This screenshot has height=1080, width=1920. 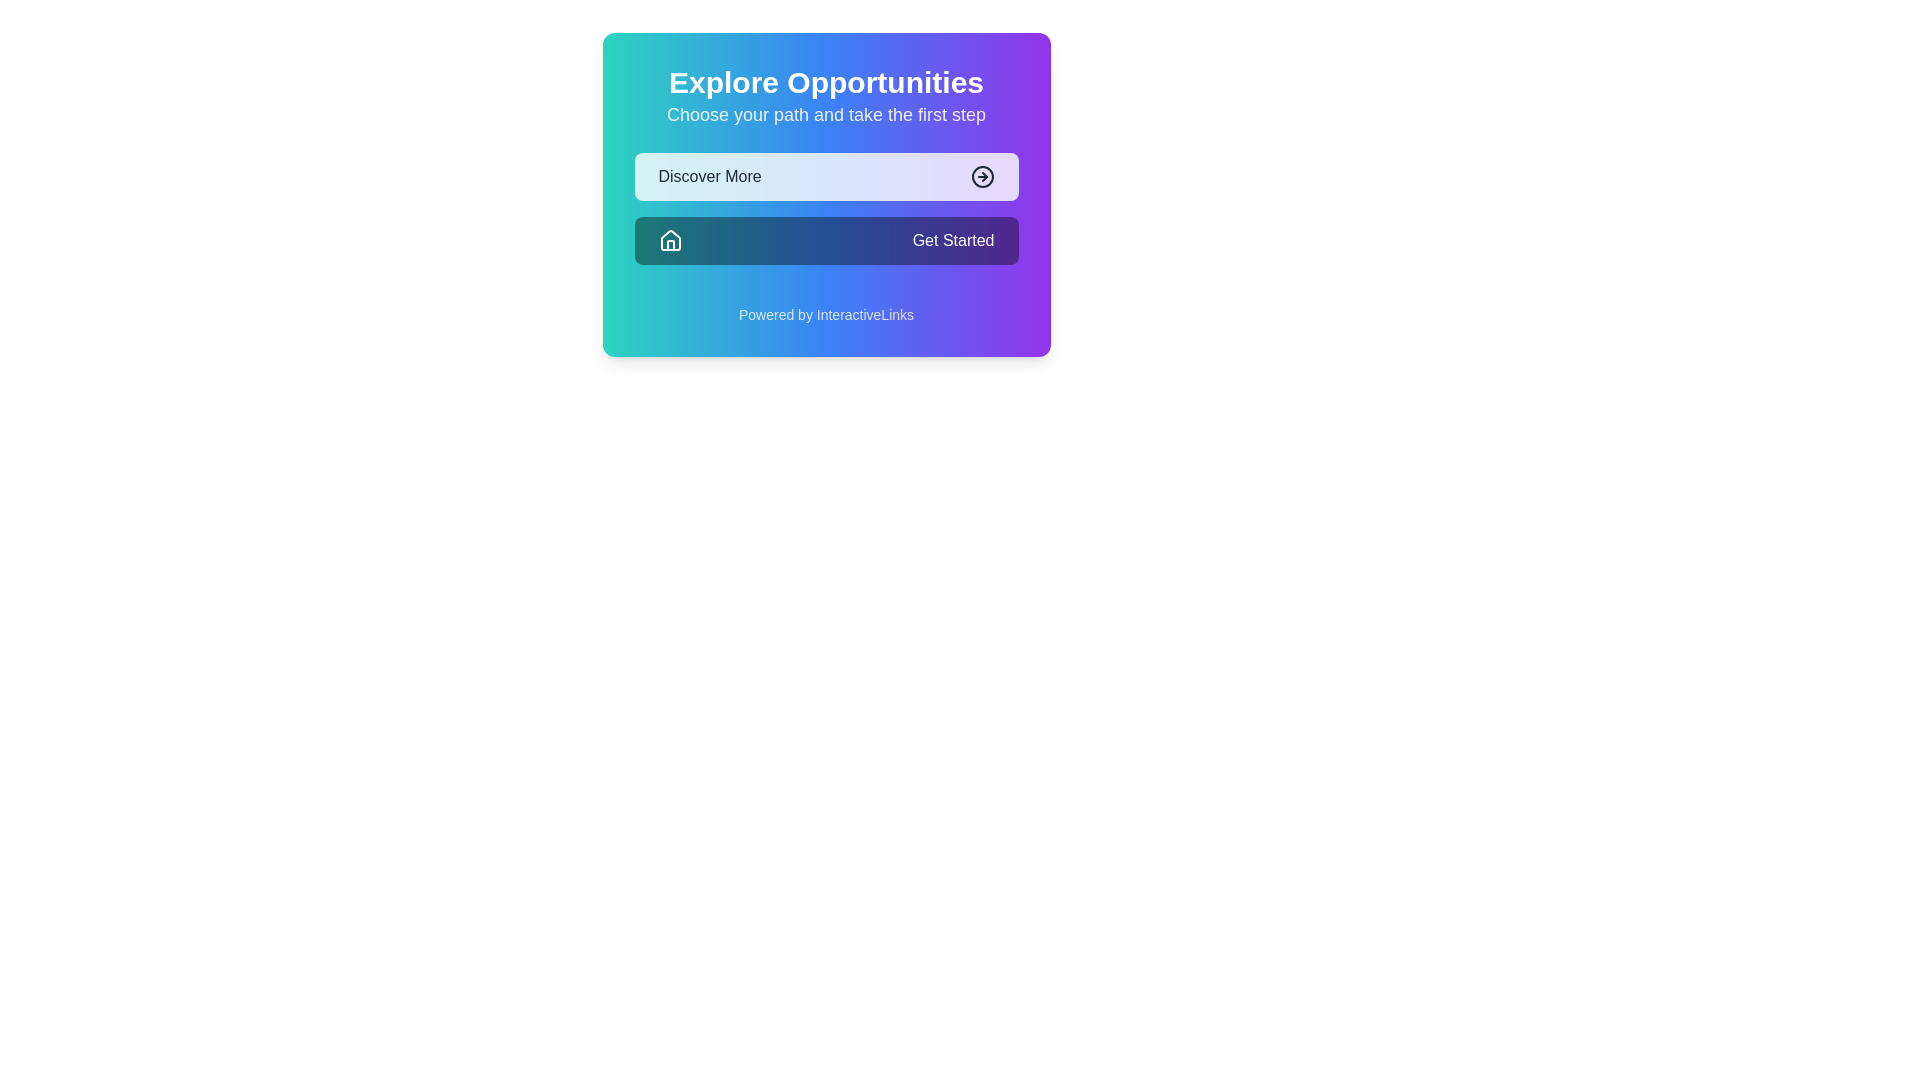 I want to click on the house-like icon with a triangular roof and a rectangular base, which is part of an SVG graphic representing a house, located at the center of the graphic's upper portion, so click(x=670, y=239).